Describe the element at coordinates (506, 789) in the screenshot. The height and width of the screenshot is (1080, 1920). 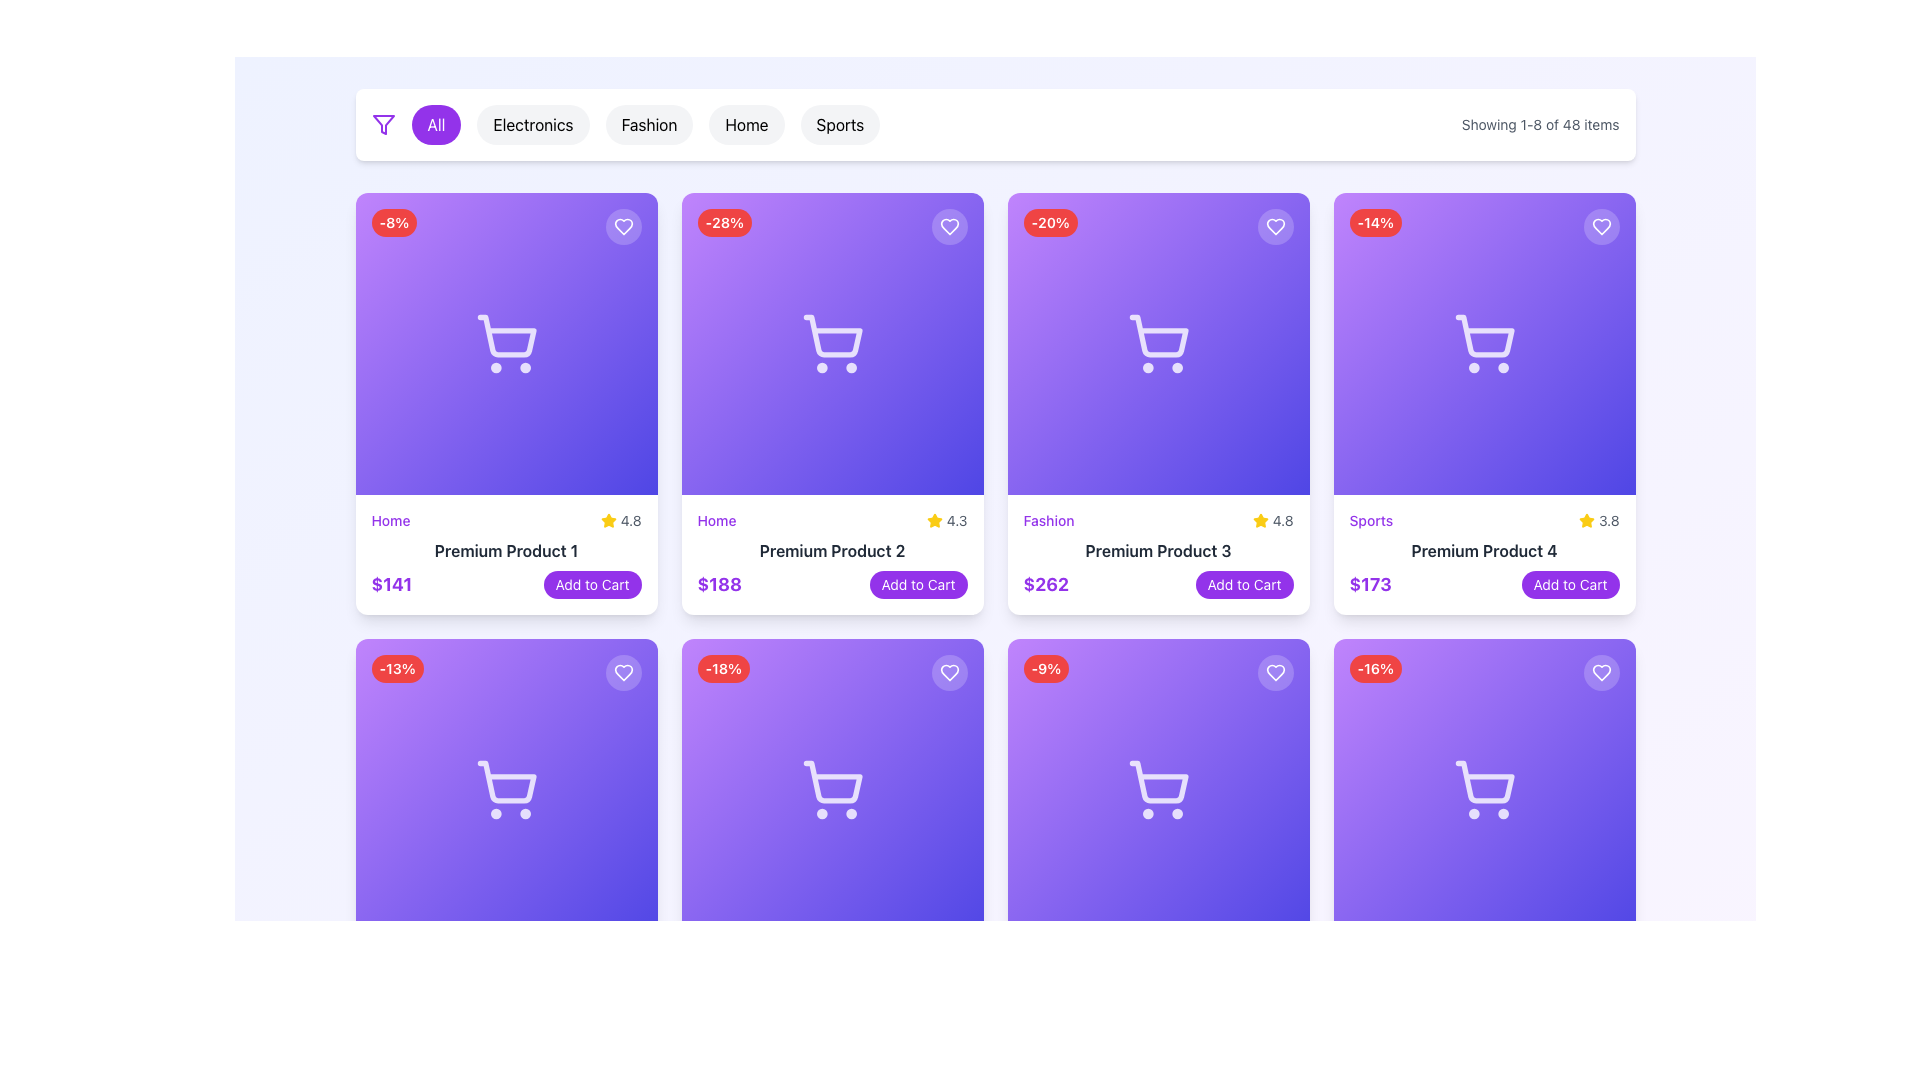
I see `the product graphical card displaying information` at that location.